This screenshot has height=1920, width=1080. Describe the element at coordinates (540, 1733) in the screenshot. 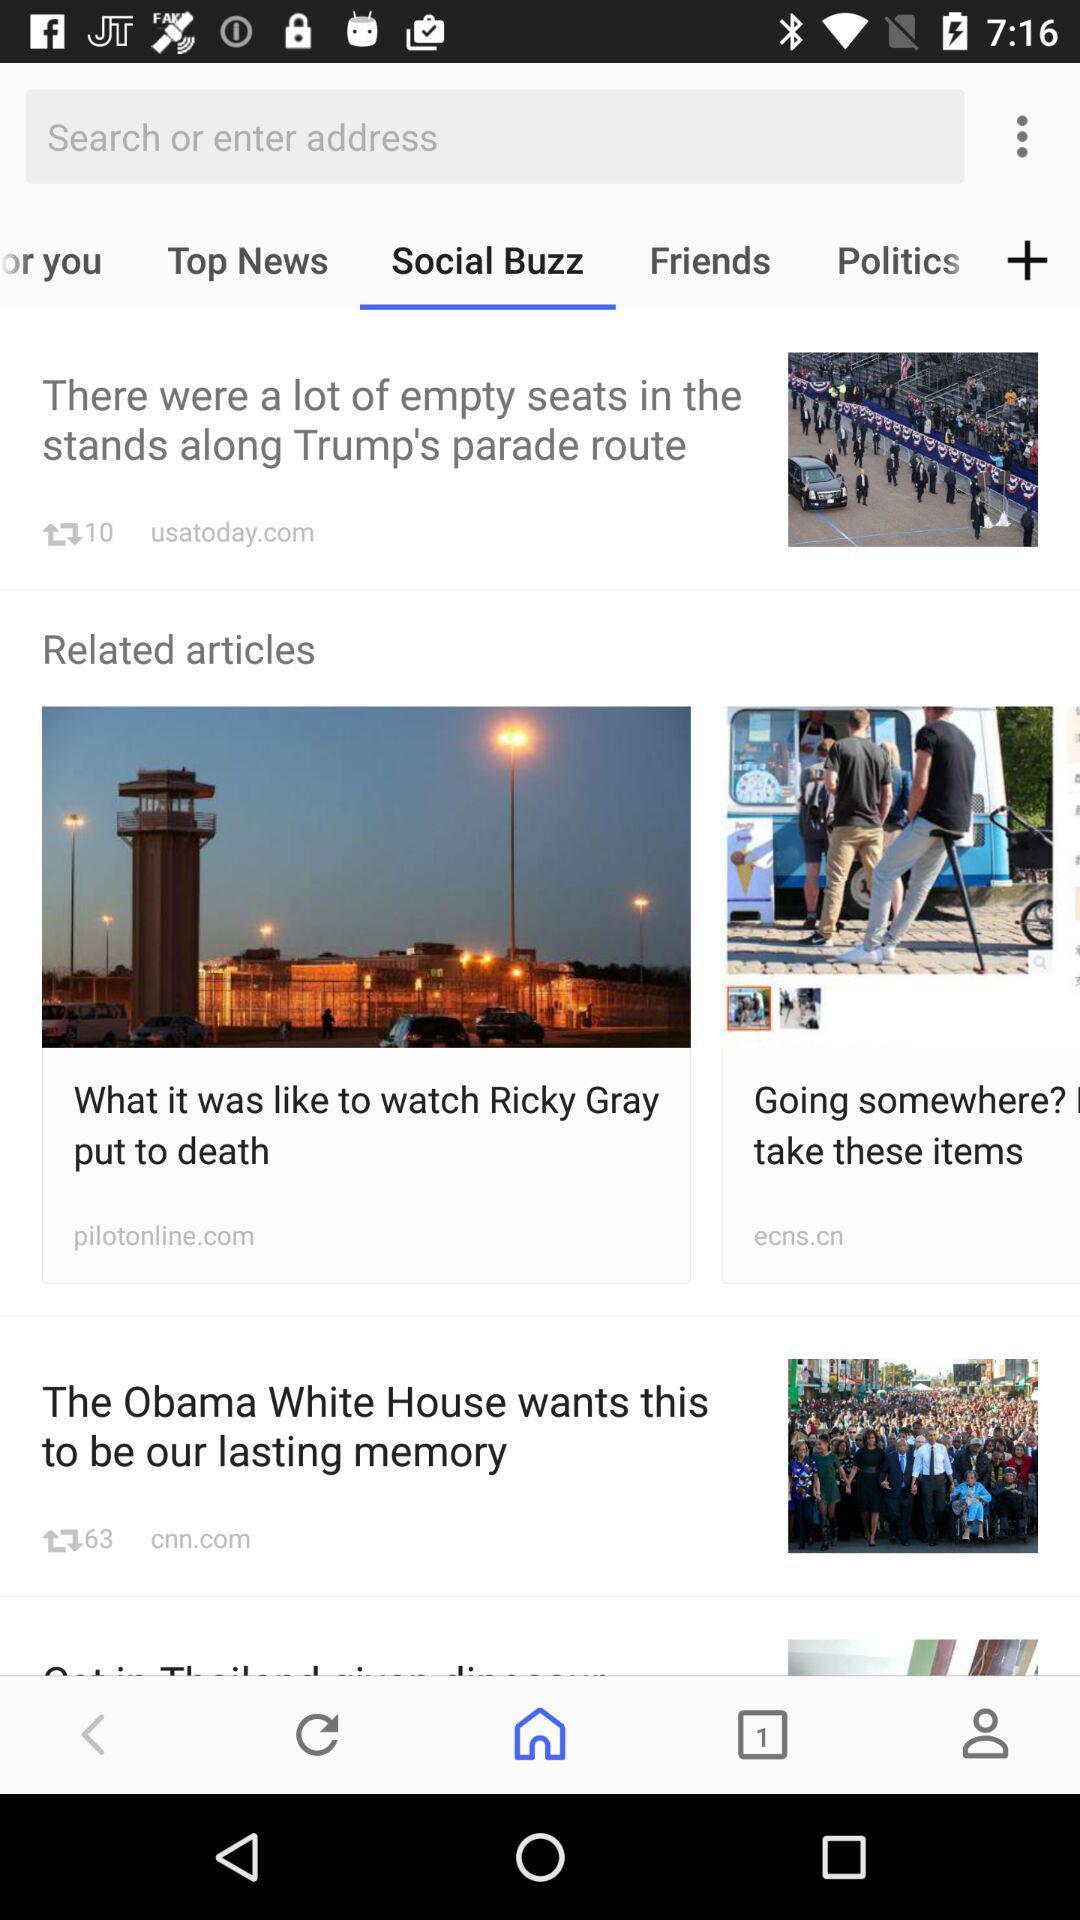

I see `the home icon` at that location.